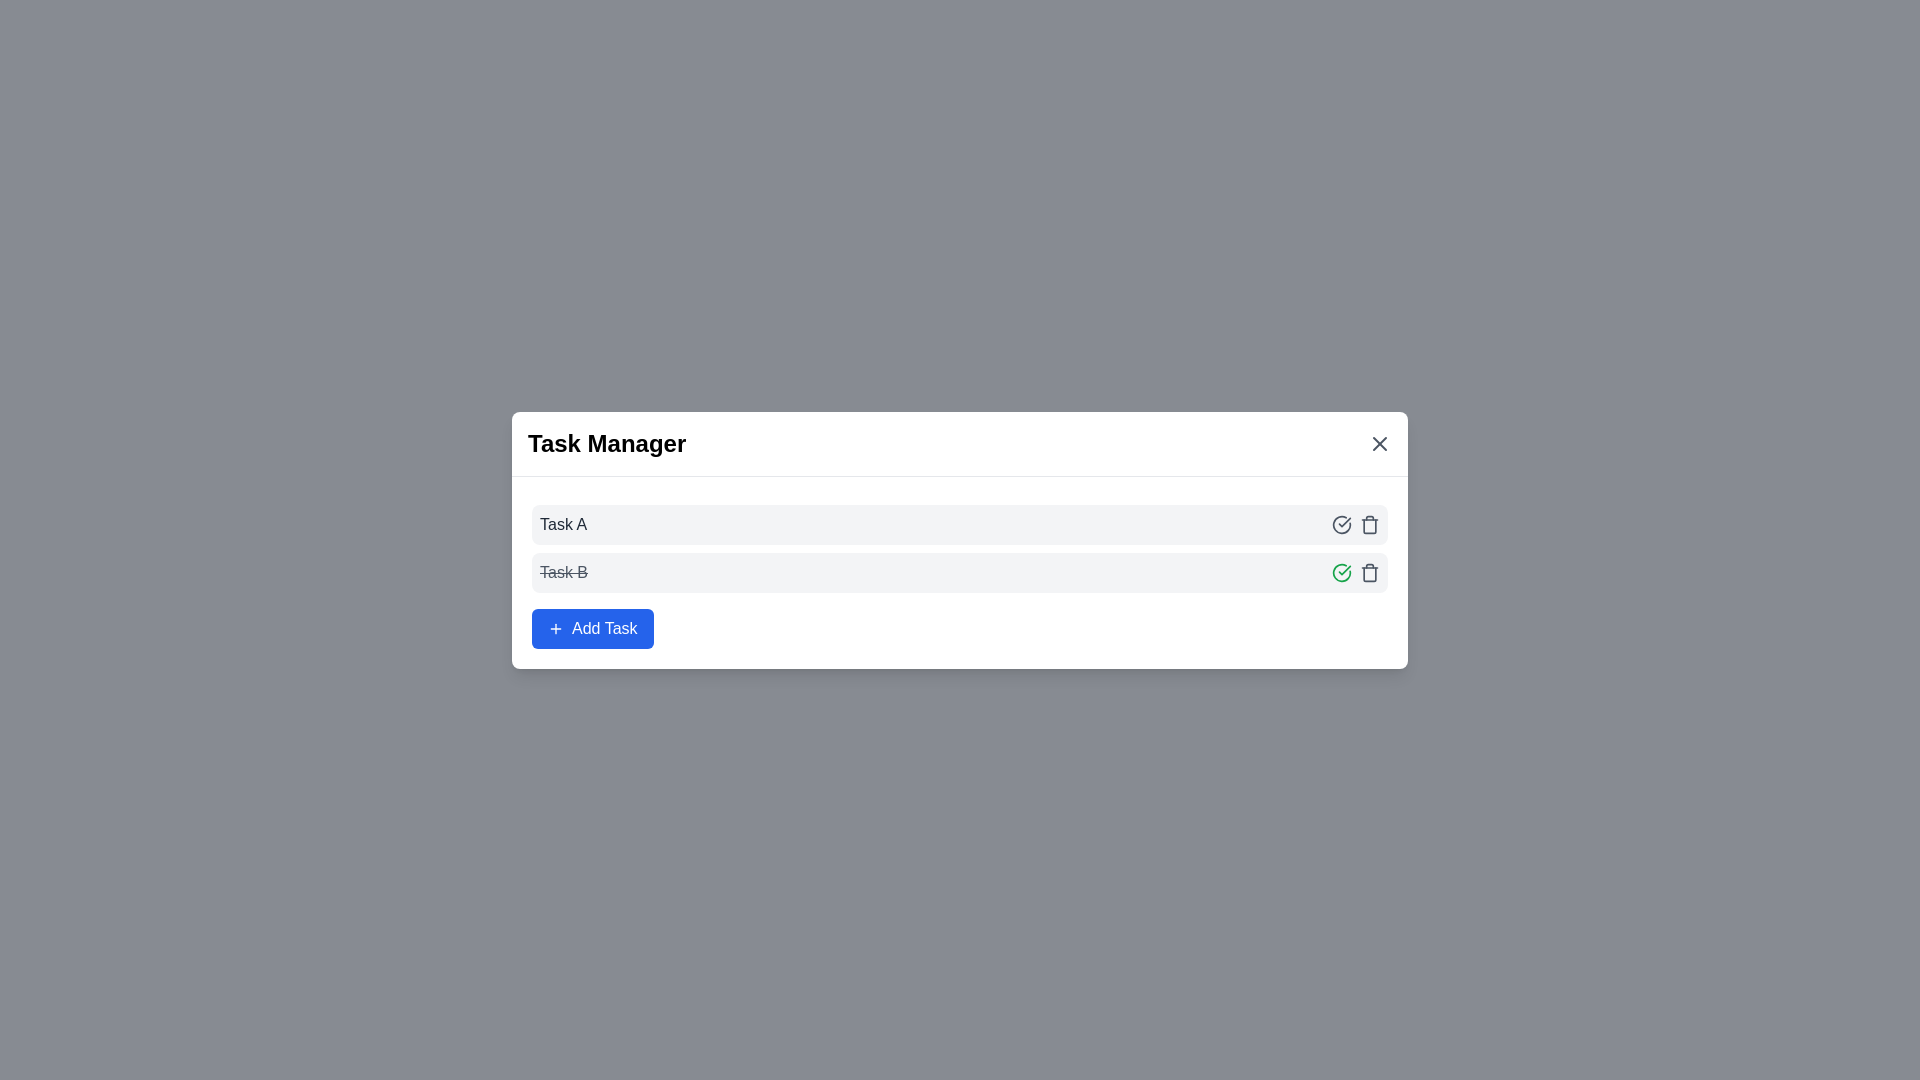 The width and height of the screenshot is (1920, 1080). I want to click on the text element indicating a completed task in the task management interface, which is the second item in the vertical list directly below 'Task A', so click(563, 572).